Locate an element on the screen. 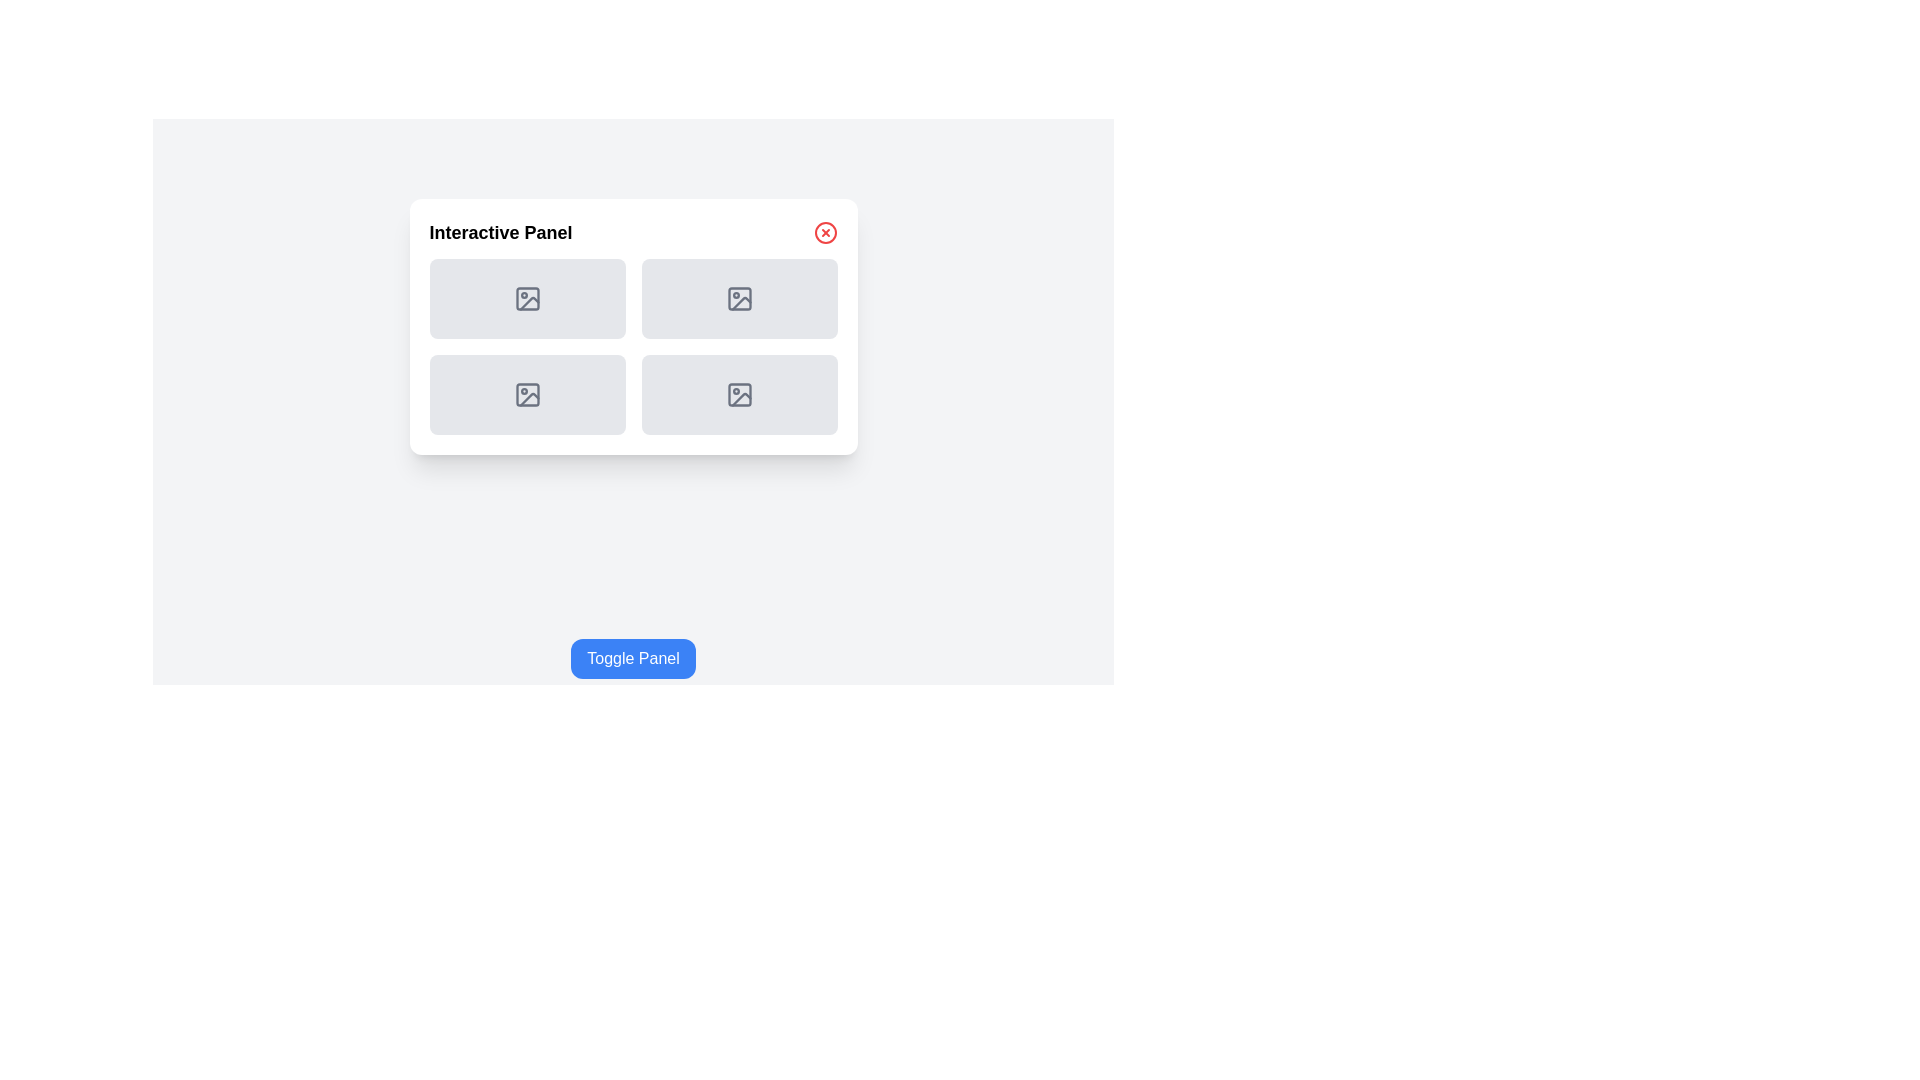 The image size is (1920, 1080). the Close Button located in the upper-right corner of the 'Interactive Panel' is located at coordinates (825, 231).